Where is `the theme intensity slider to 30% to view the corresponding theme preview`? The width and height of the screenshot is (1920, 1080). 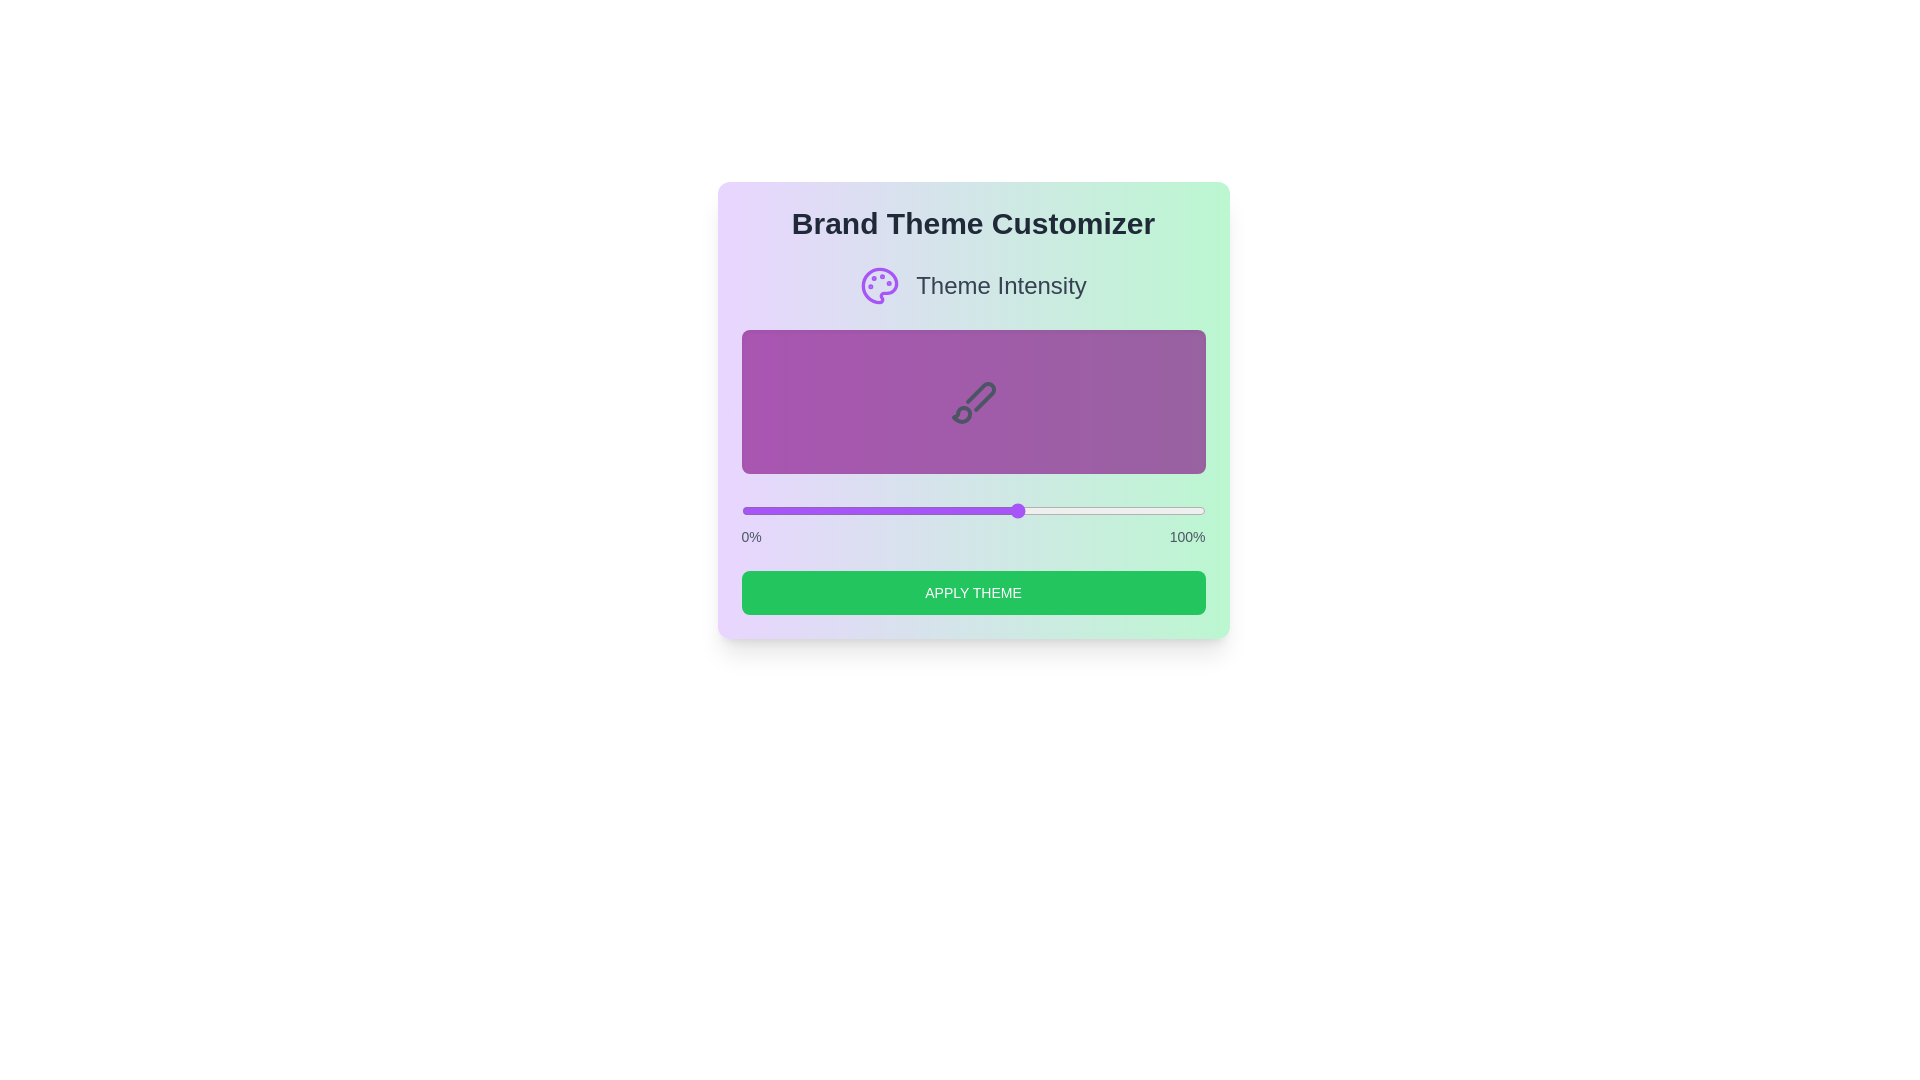 the theme intensity slider to 30% to view the corresponding theme preview is located at coordinates (880, 509).